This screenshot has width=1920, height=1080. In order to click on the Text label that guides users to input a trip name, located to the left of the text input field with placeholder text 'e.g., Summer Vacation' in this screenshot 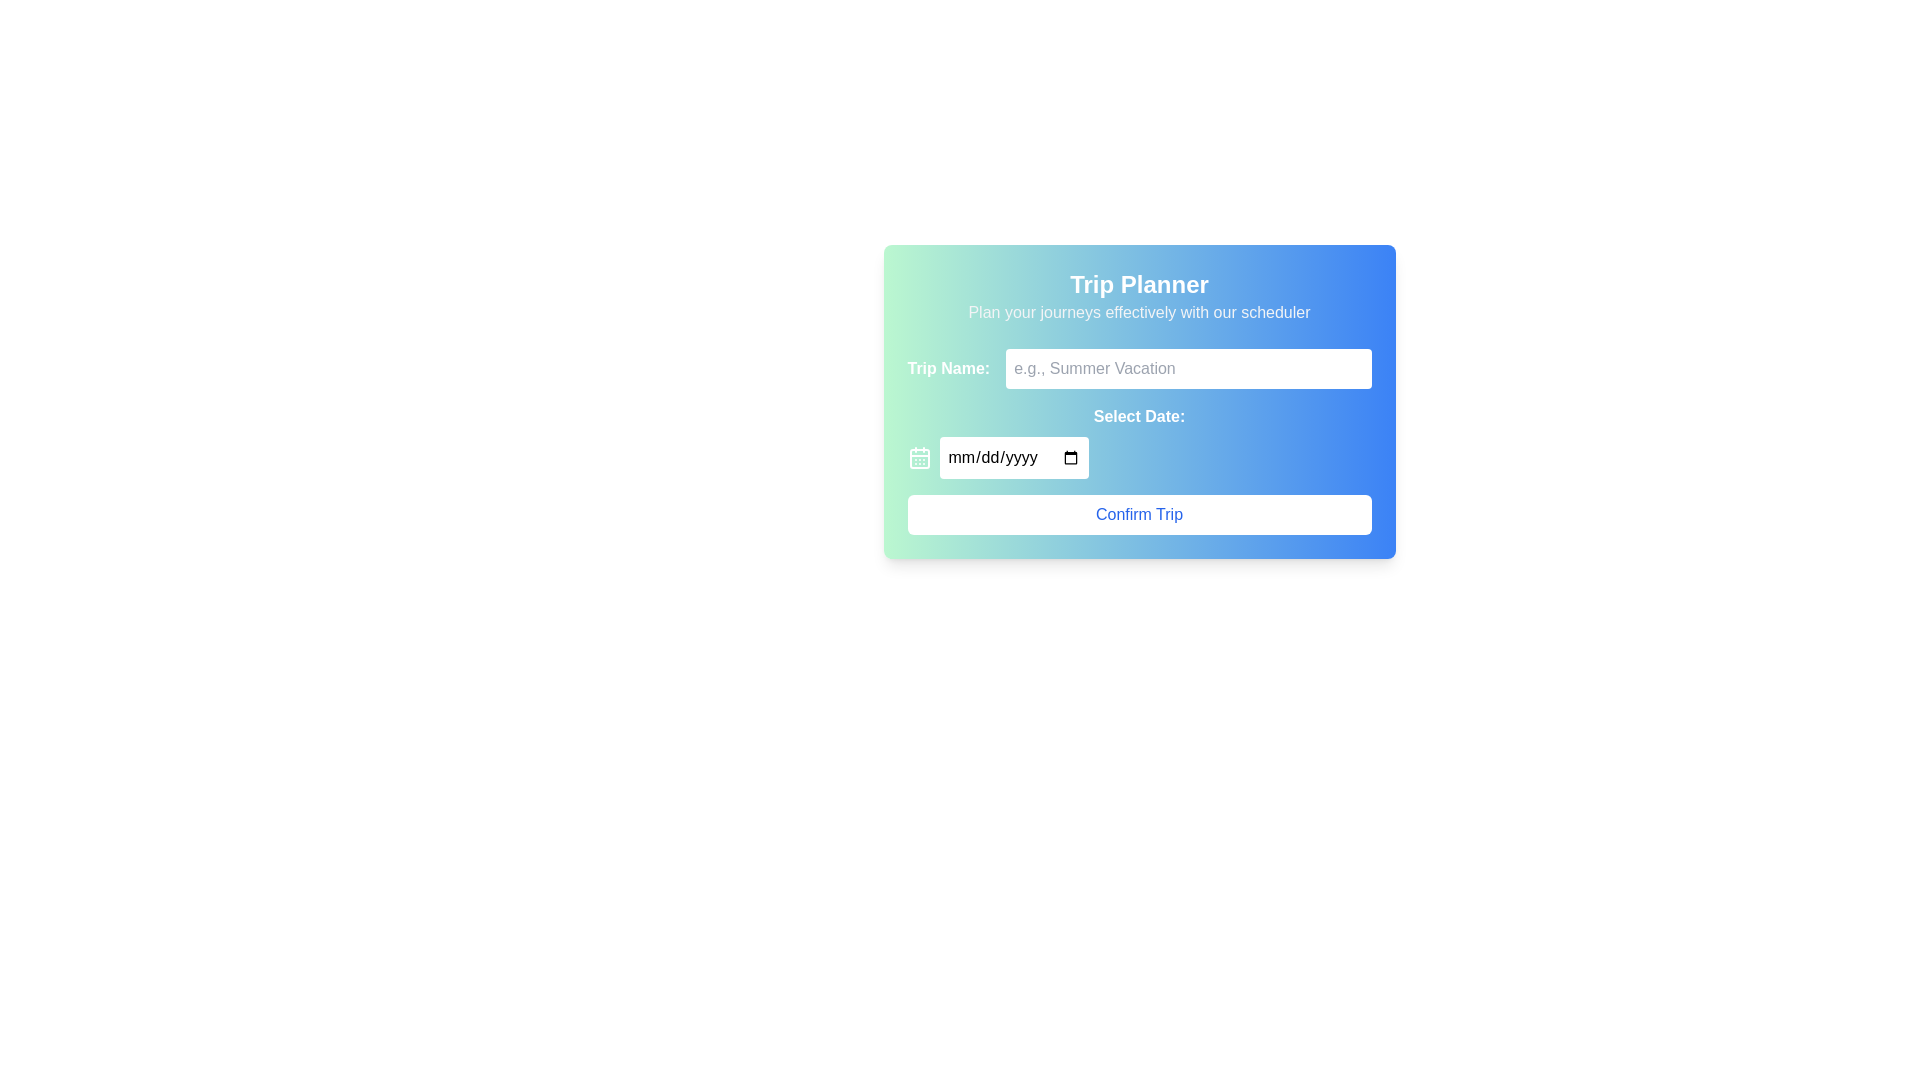, I will do `click(947, 369)`.